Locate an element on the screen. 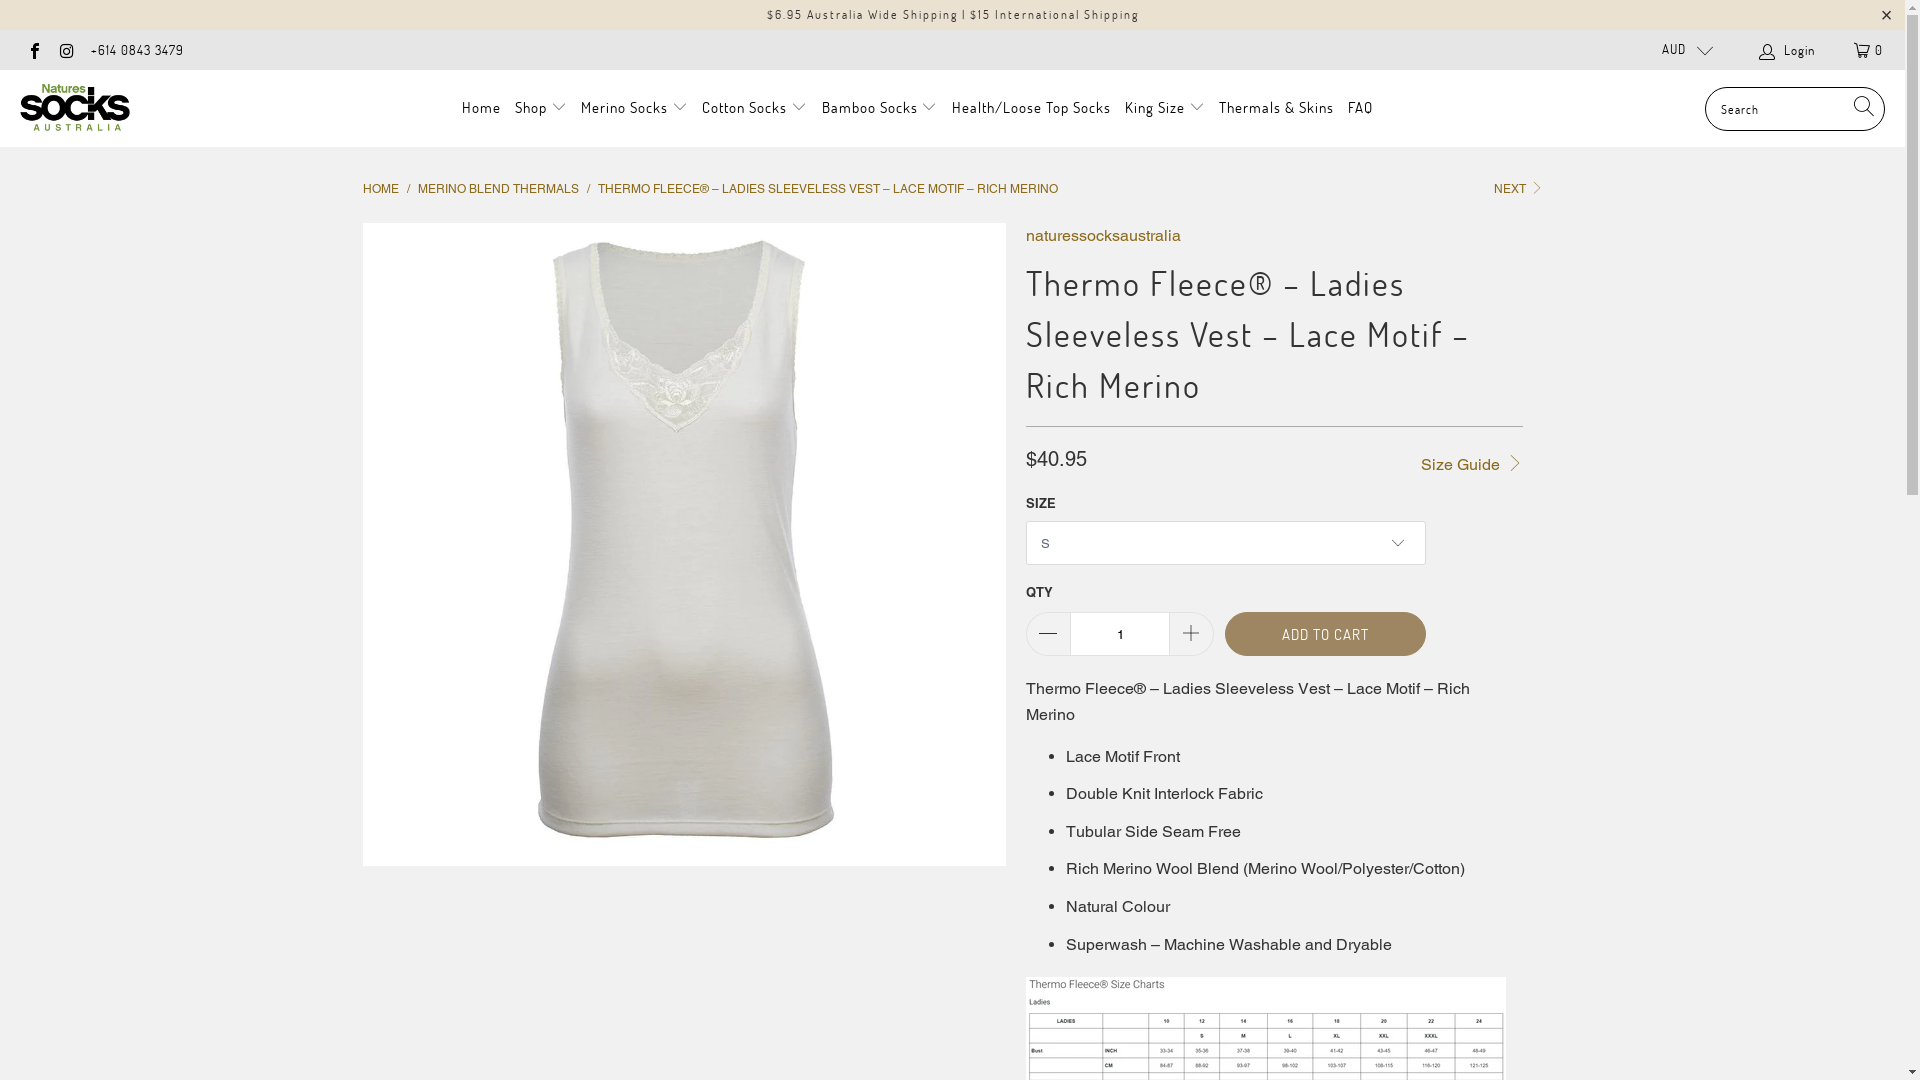 Image resolution: width=1920 pixels, height=1080 pixels. '+614 0843 3479' is located at coordinates (136, 49).